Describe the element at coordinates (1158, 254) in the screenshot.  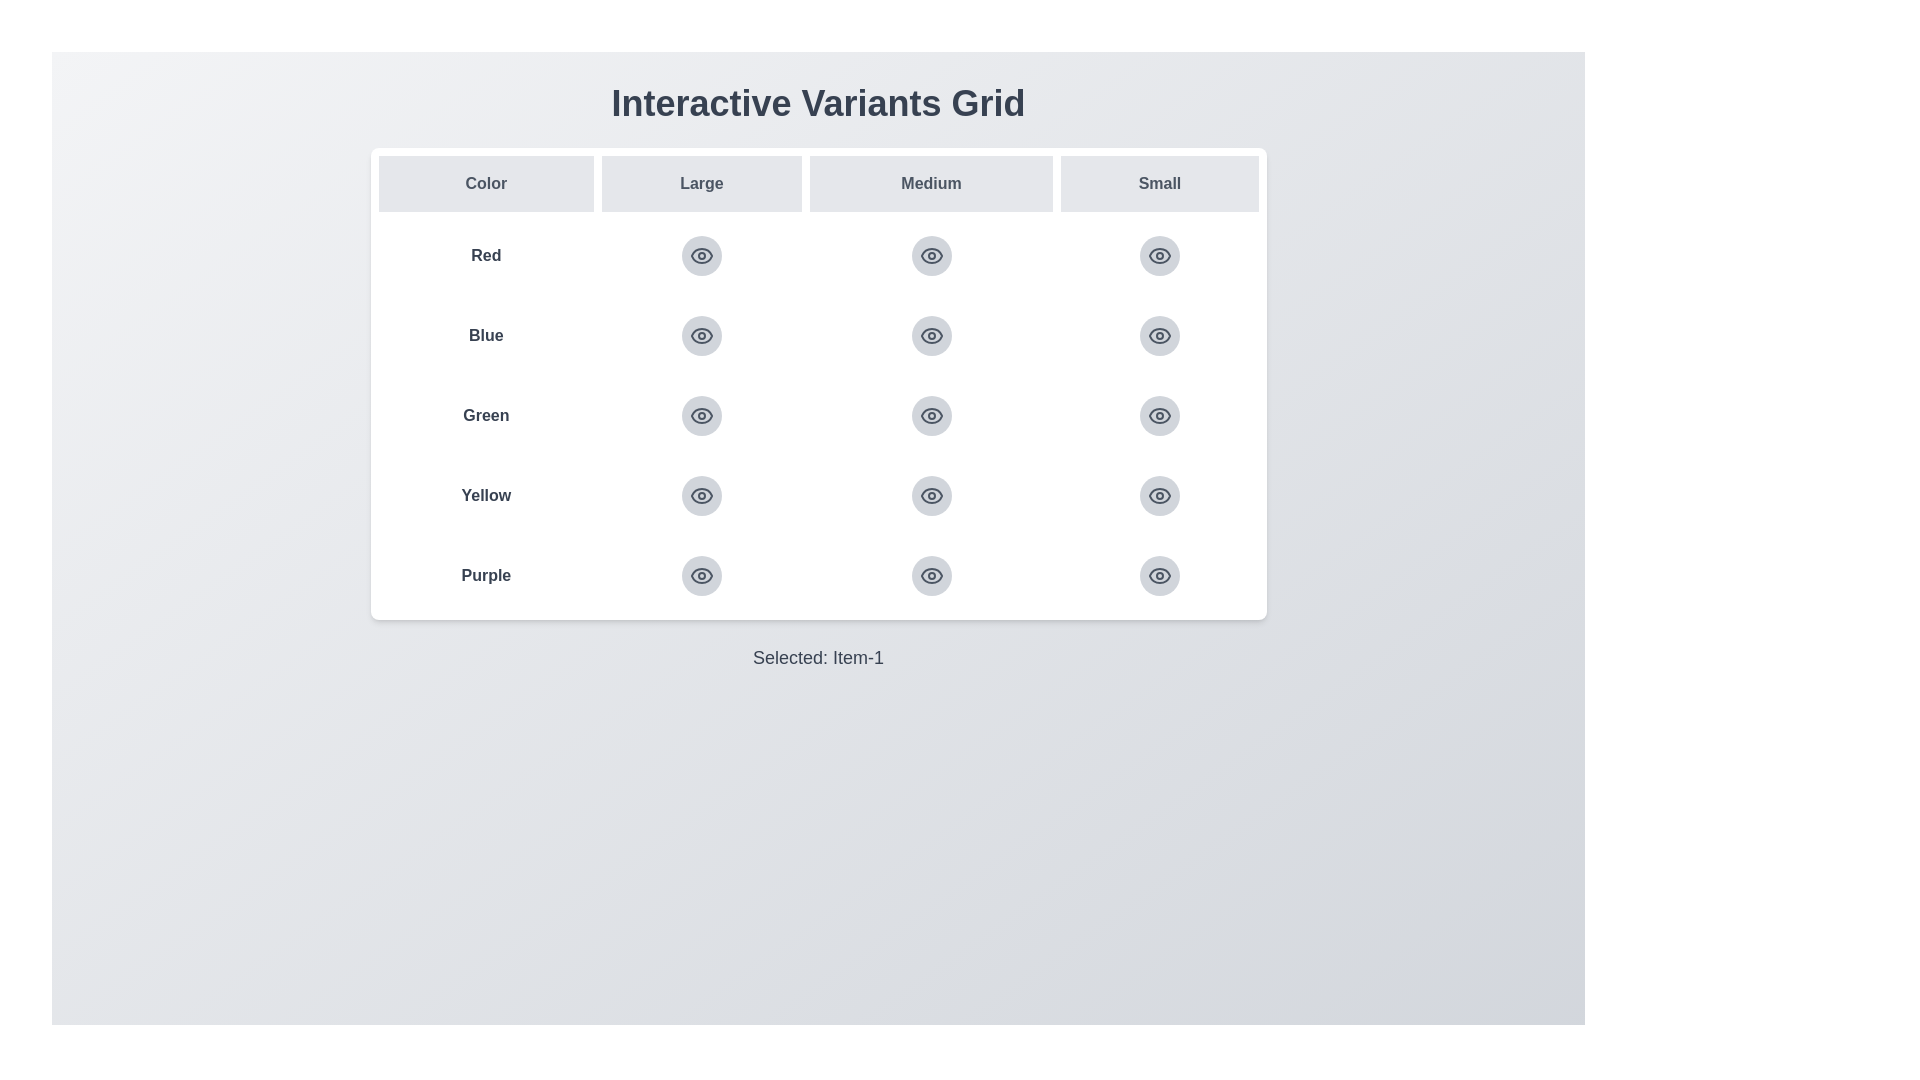
I see `the icon button located in the fifth column of the first row under the 'Interactive Variants Grid' heading` at that location.